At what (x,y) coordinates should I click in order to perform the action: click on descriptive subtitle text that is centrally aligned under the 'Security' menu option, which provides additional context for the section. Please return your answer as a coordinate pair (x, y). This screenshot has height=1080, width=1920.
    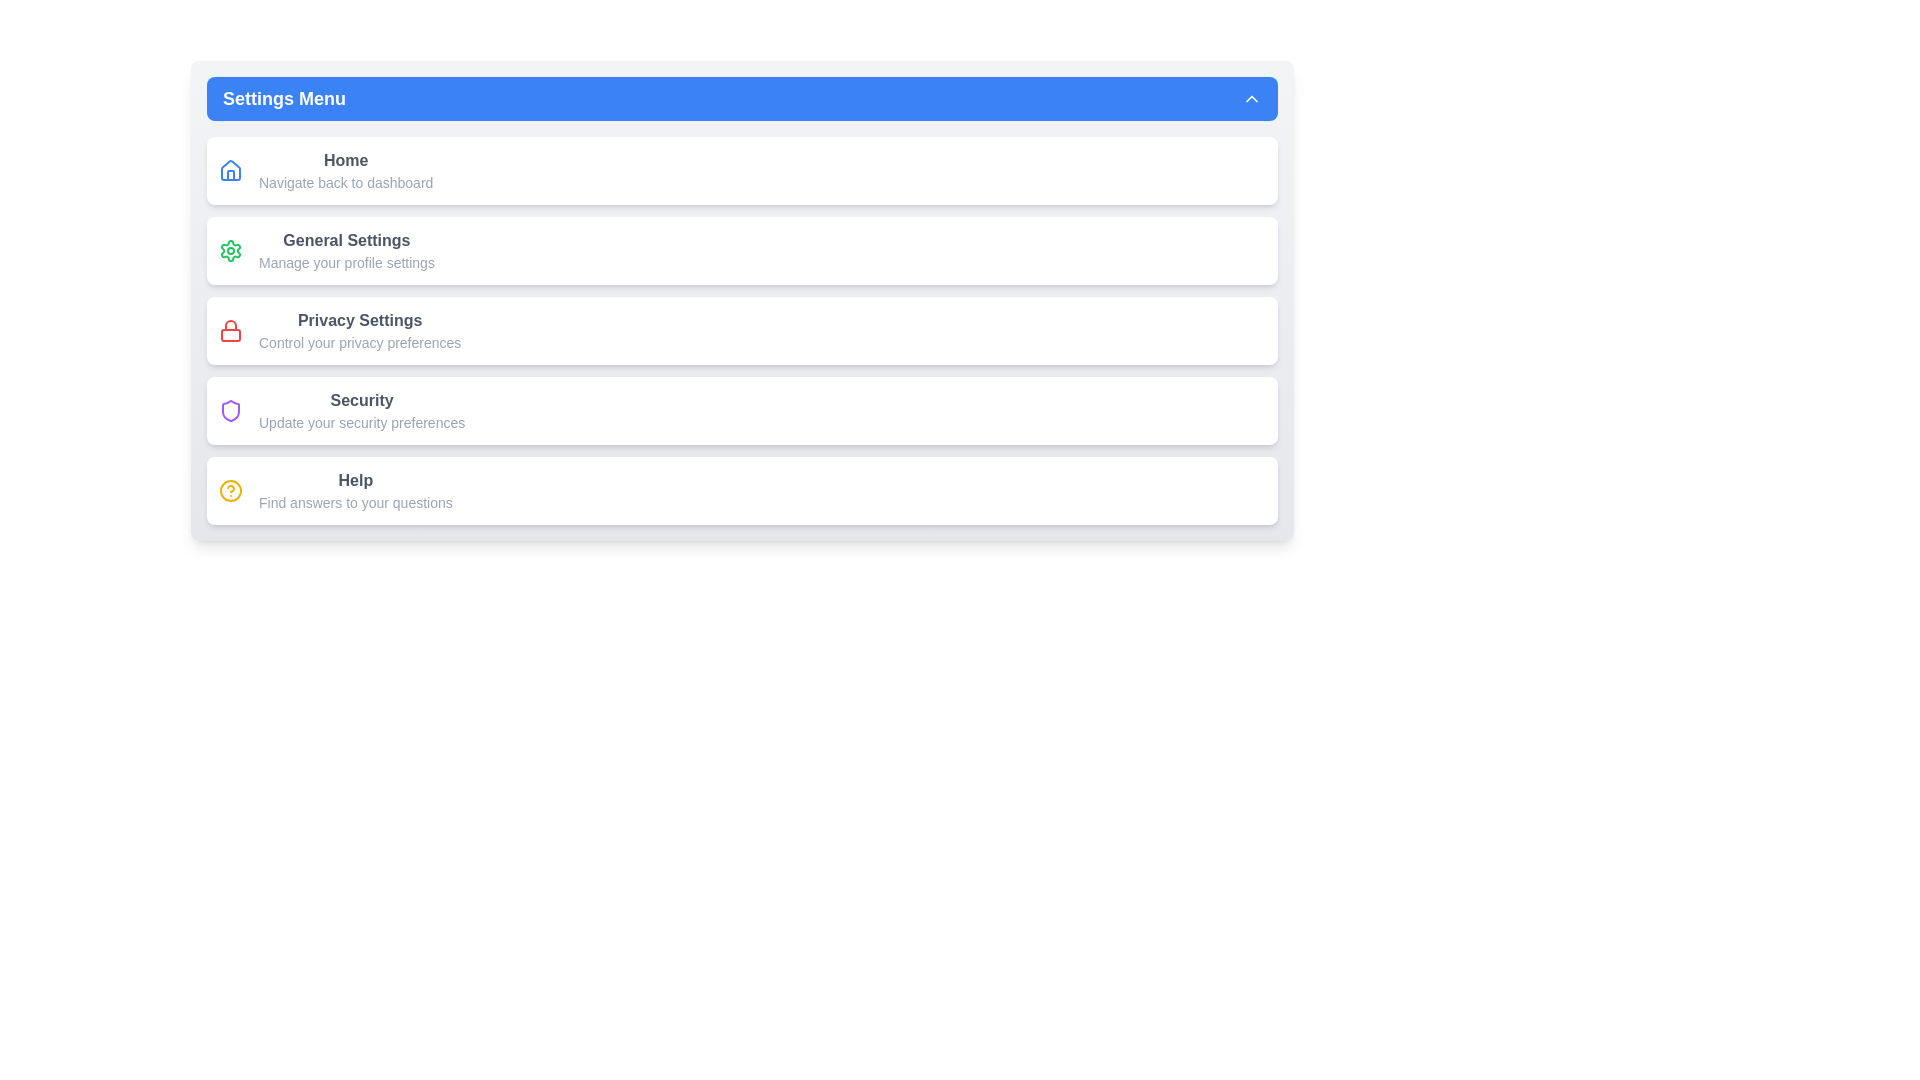
    Looking at the image, I should click on (362, 422).